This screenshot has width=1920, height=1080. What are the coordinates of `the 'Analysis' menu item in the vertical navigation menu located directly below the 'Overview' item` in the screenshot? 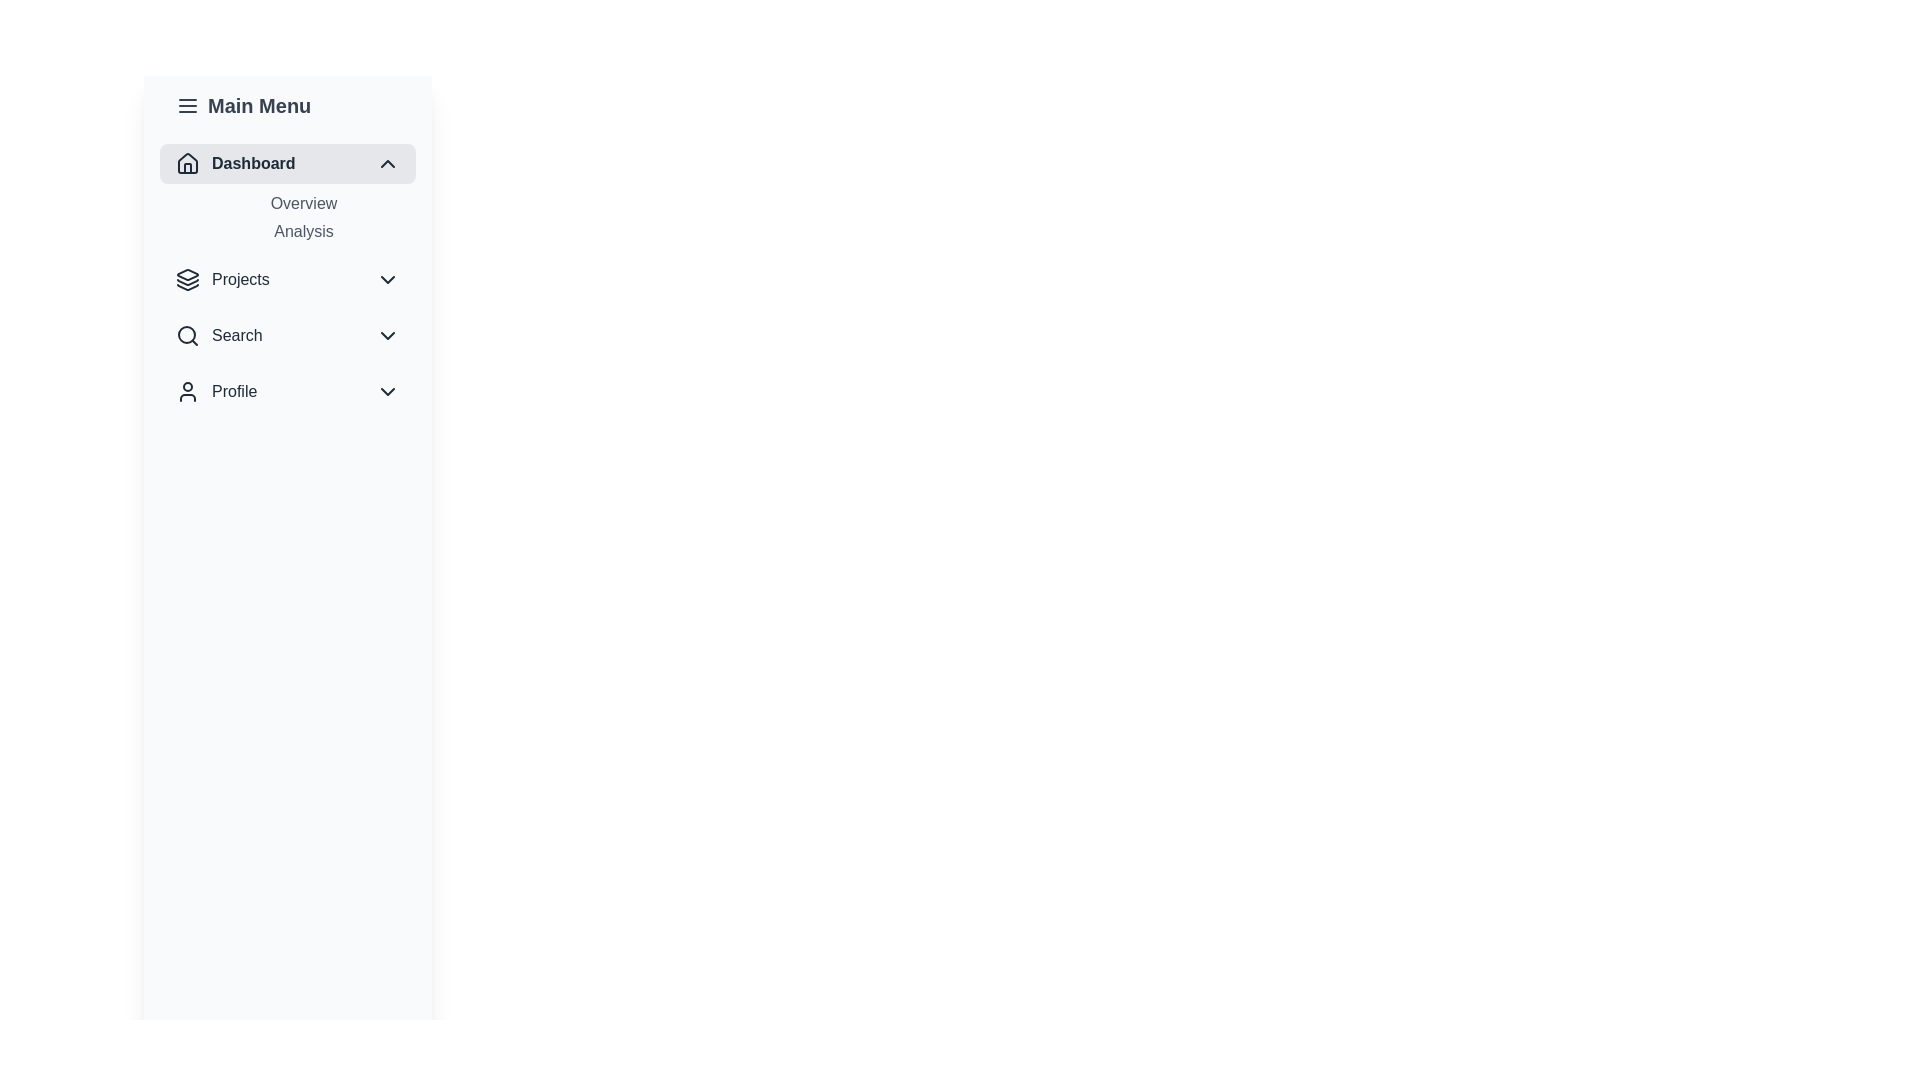 It's located at (302, 230).